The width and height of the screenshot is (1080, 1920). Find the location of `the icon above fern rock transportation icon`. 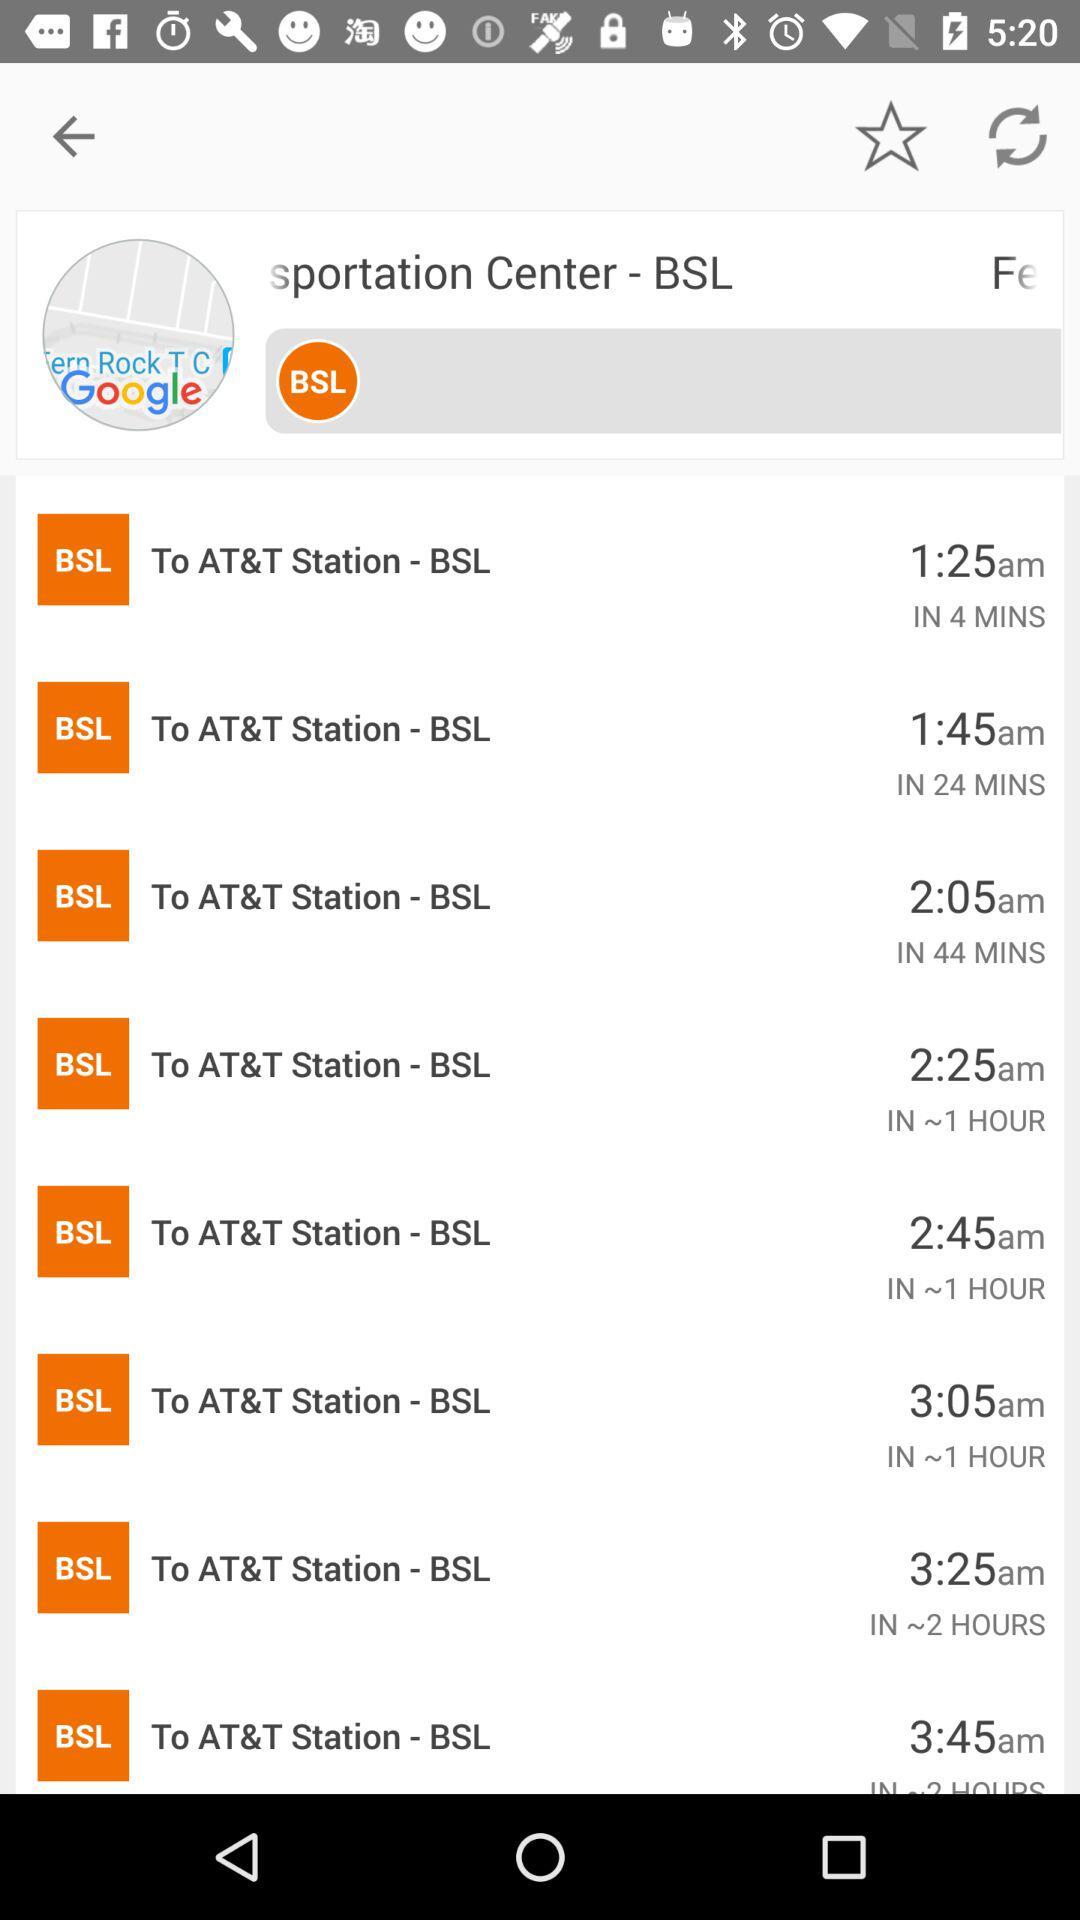

the icon above fern rock transportation icon is located at coordinates (1017, 135).